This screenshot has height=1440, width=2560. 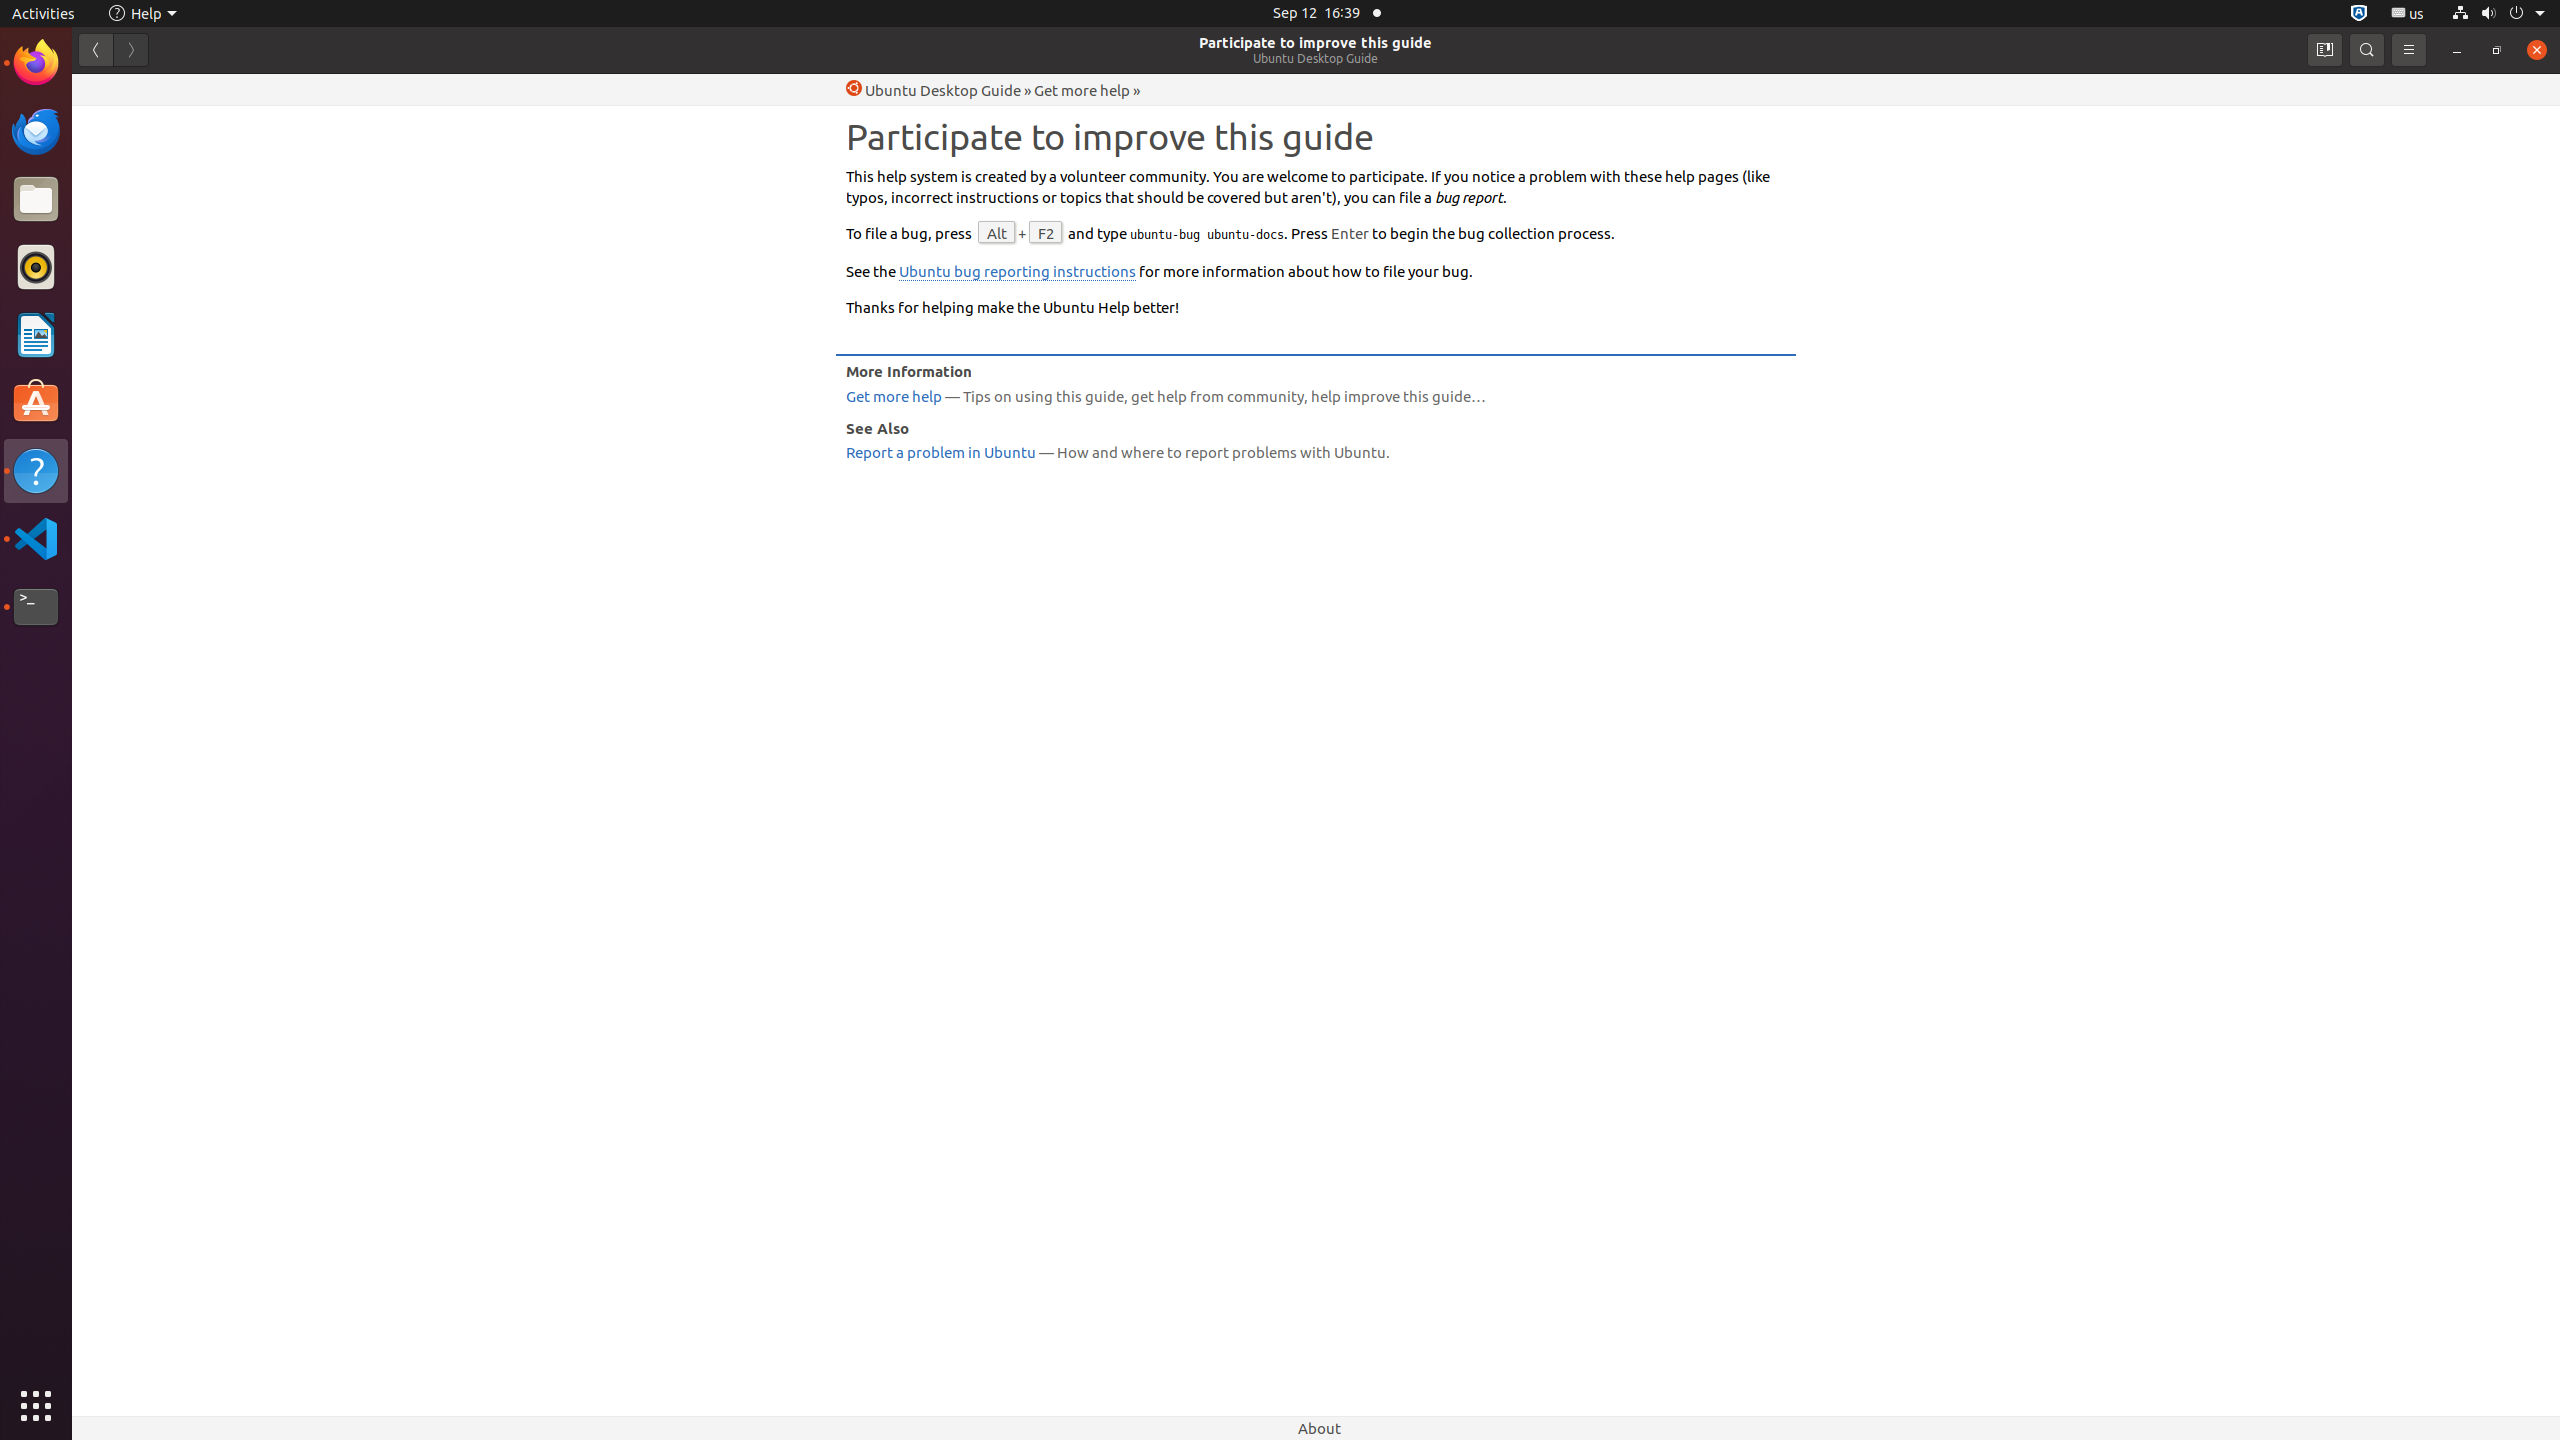 I want to click on 'Firefox Web Browser', so click(x=36, y=61).